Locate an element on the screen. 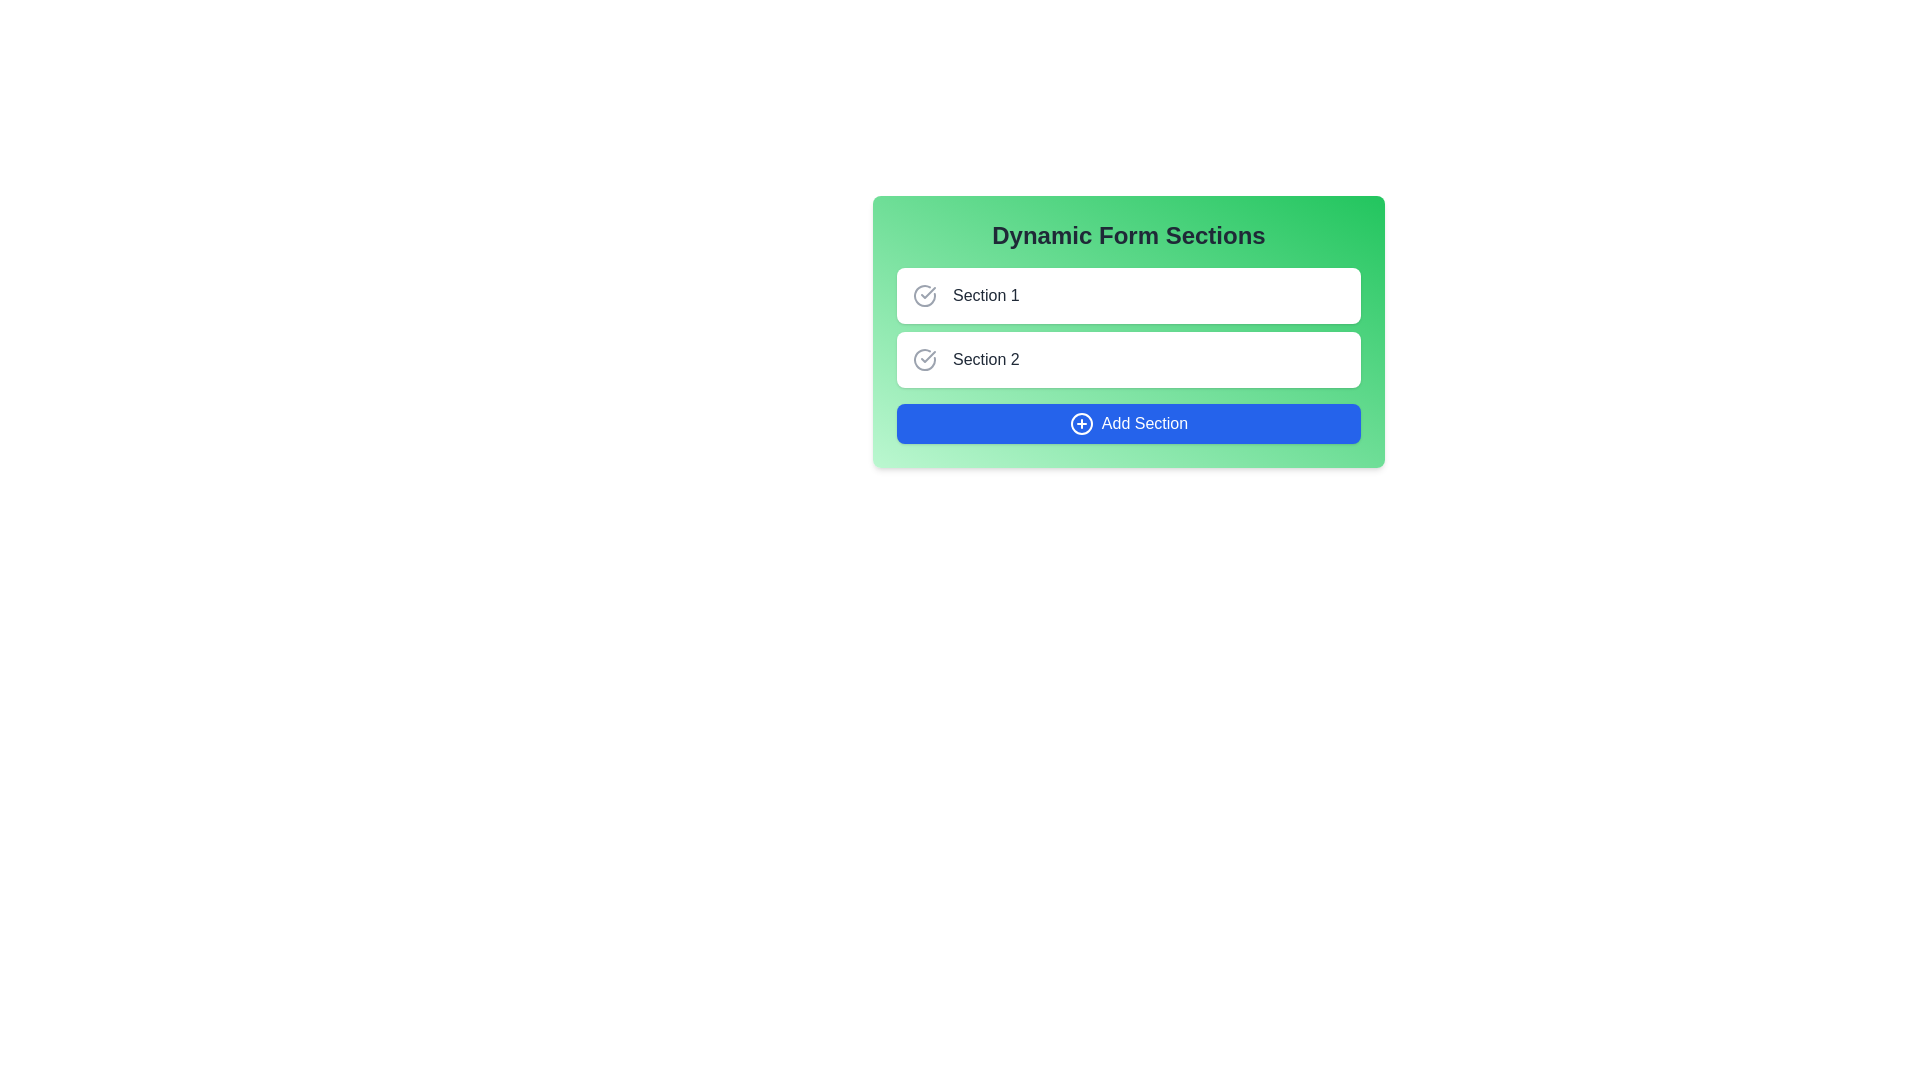 The image size is (1920, 1080). the innermost circular shape of the 'Add Section' button's icon, which is a graphical vector circle used for decorative purposes is located at coordinates (1080, 423).